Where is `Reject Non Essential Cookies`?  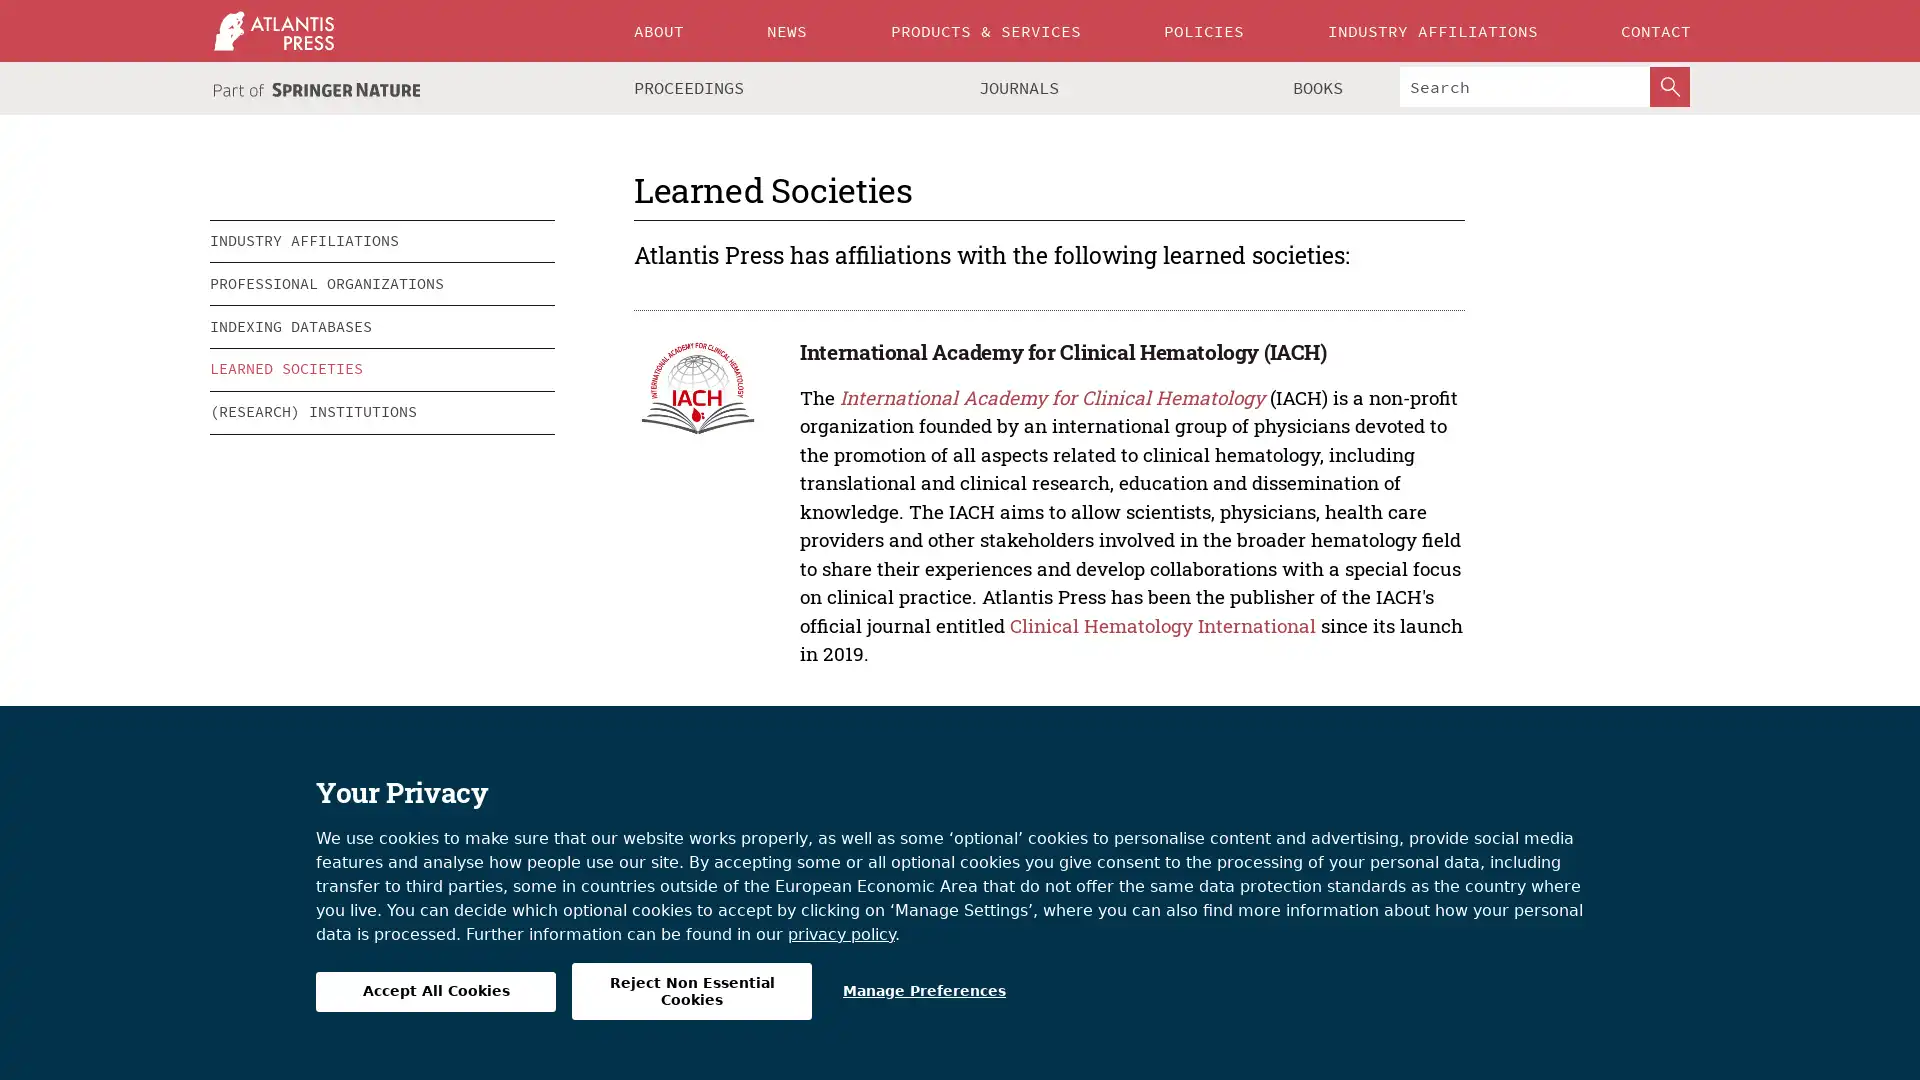
Reject Non Essential Cookies is located at coordinates (691, 991).